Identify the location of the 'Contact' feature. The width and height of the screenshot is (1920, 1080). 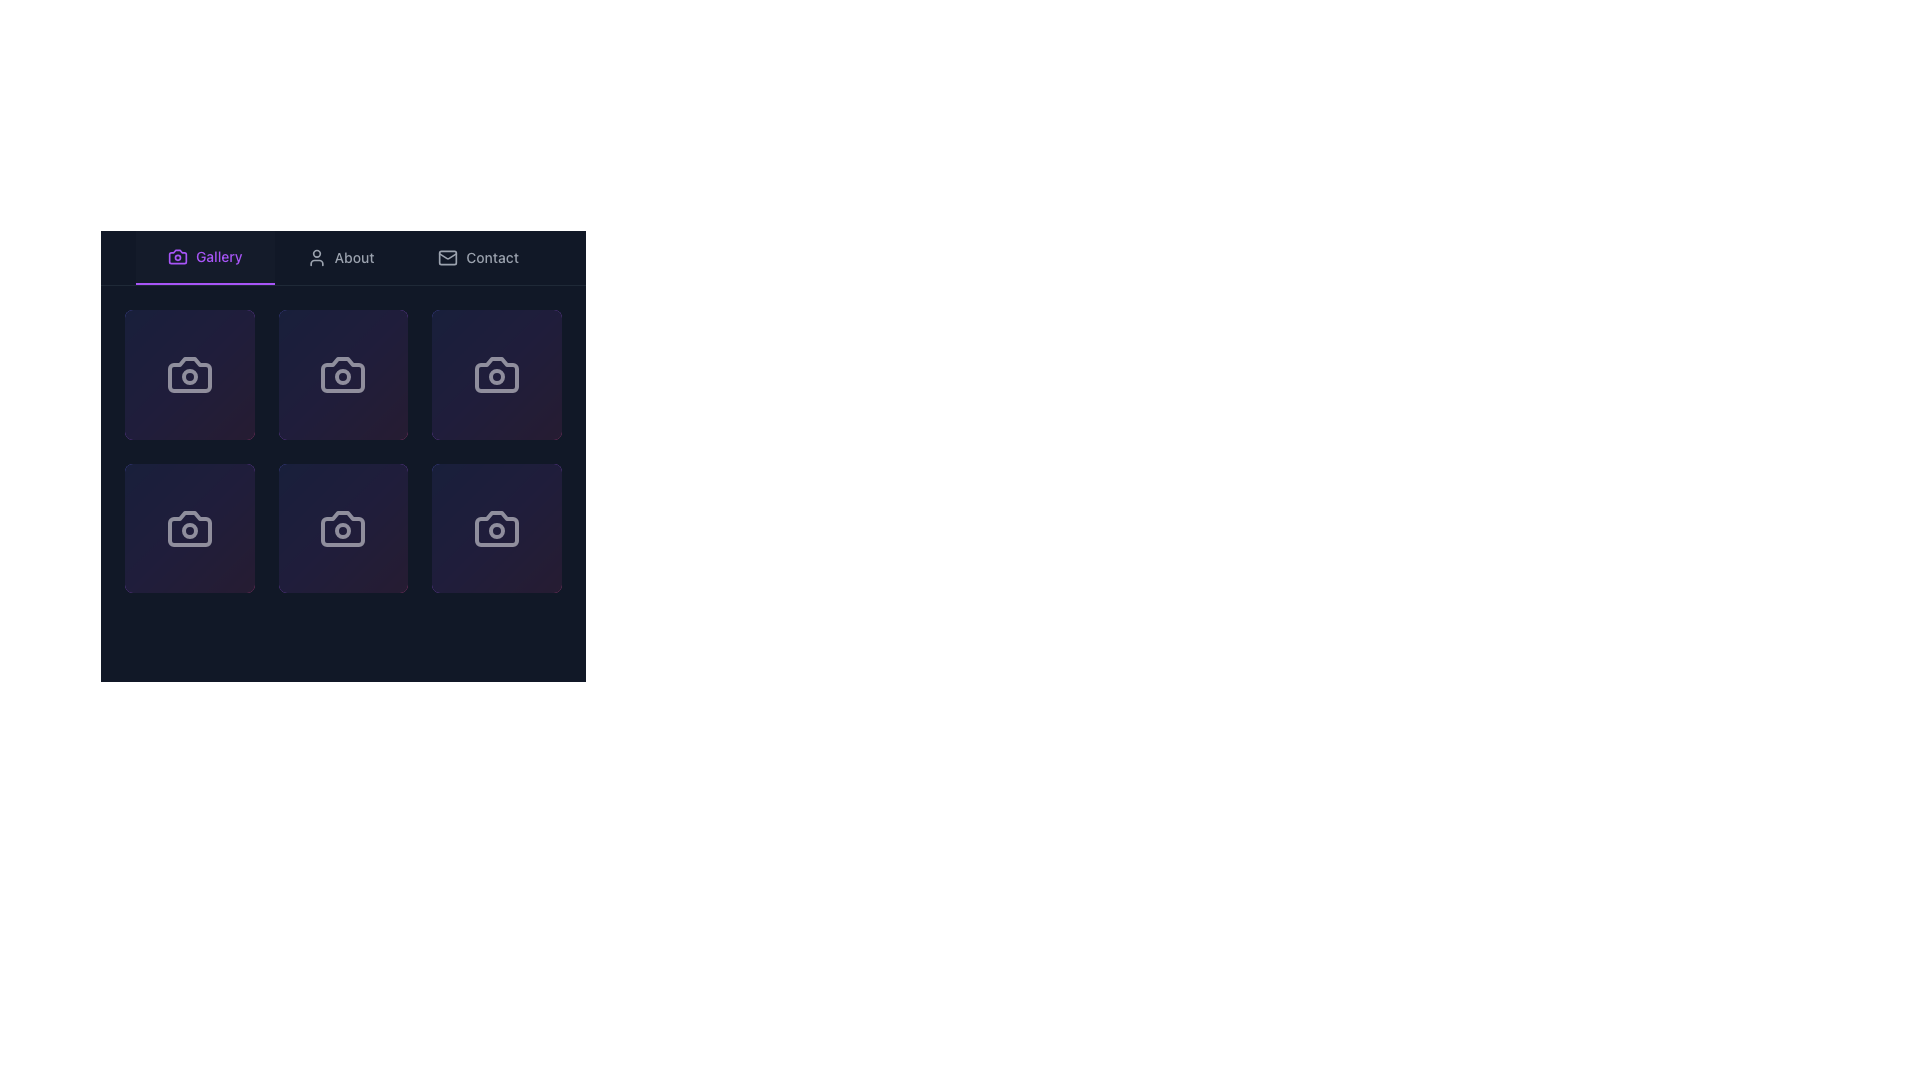
(492, 257).